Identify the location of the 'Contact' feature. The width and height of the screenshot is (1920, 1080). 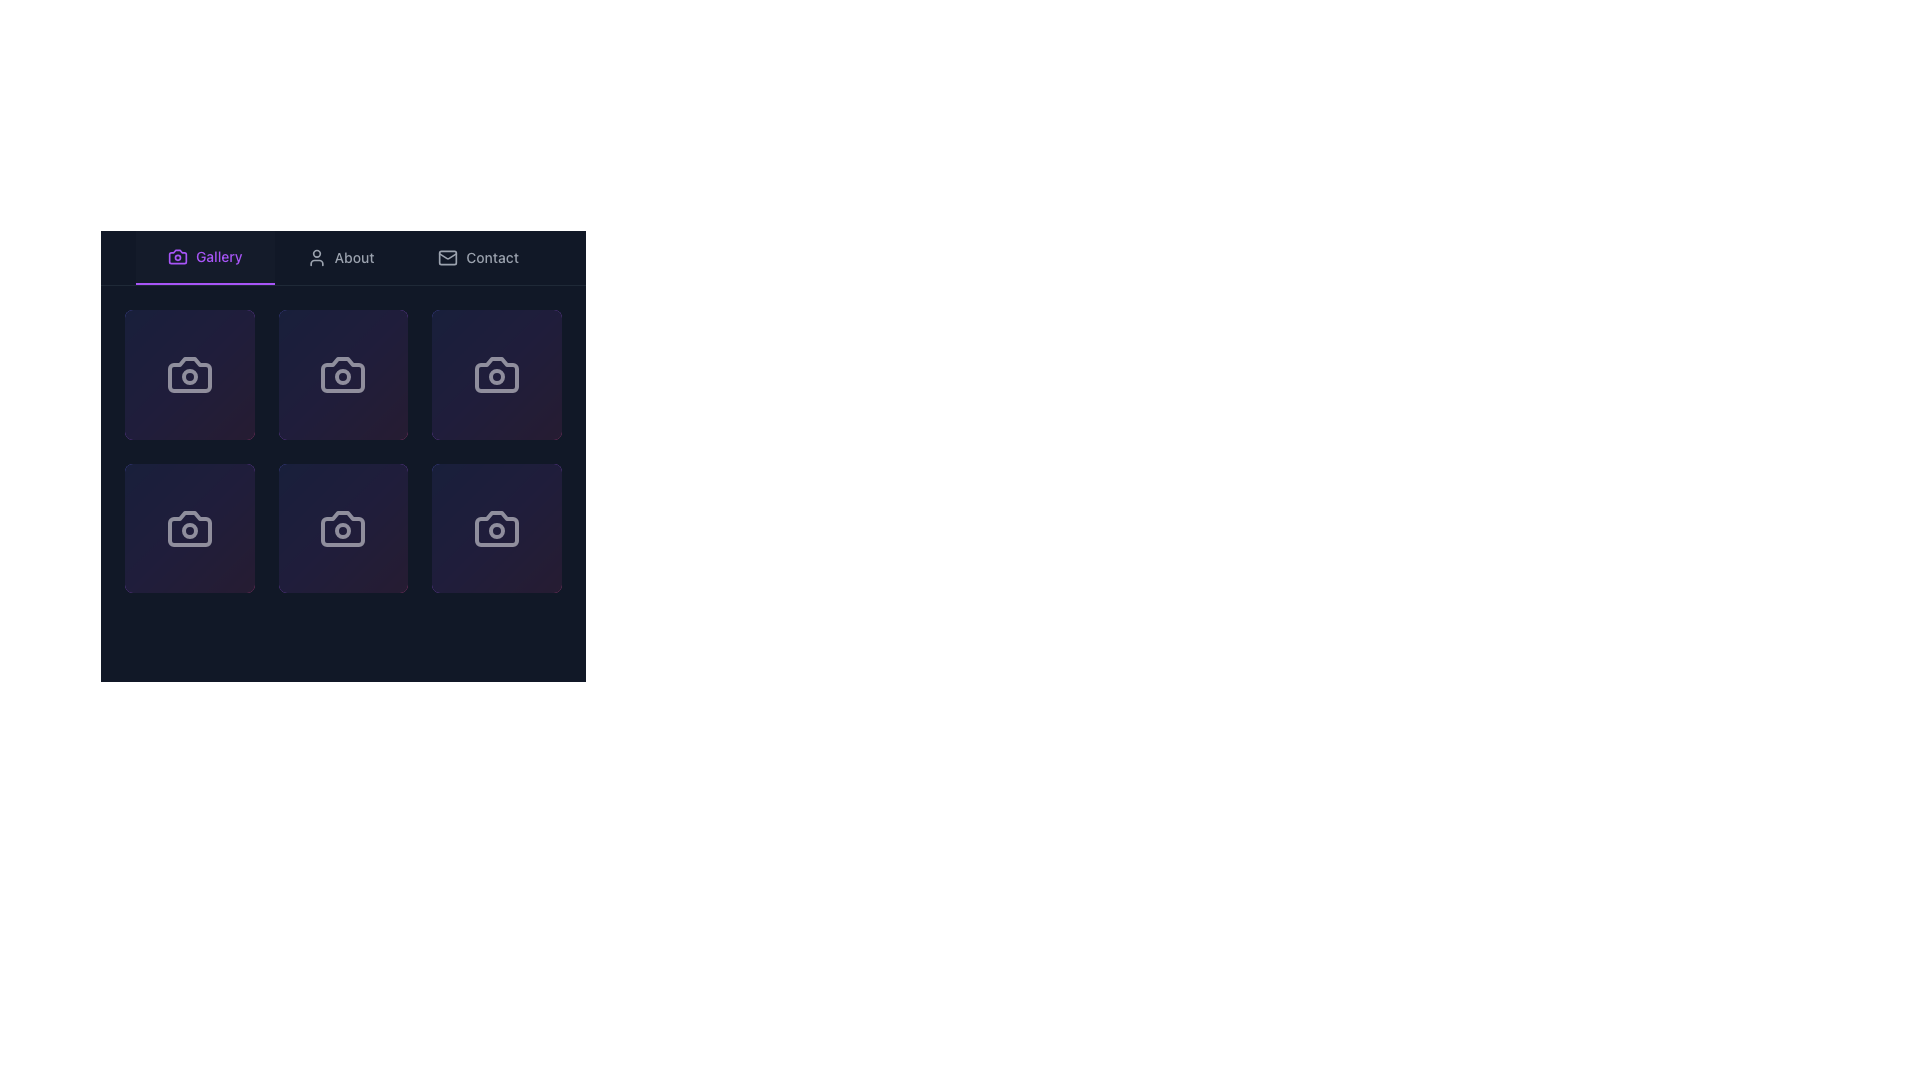
(492, 257).